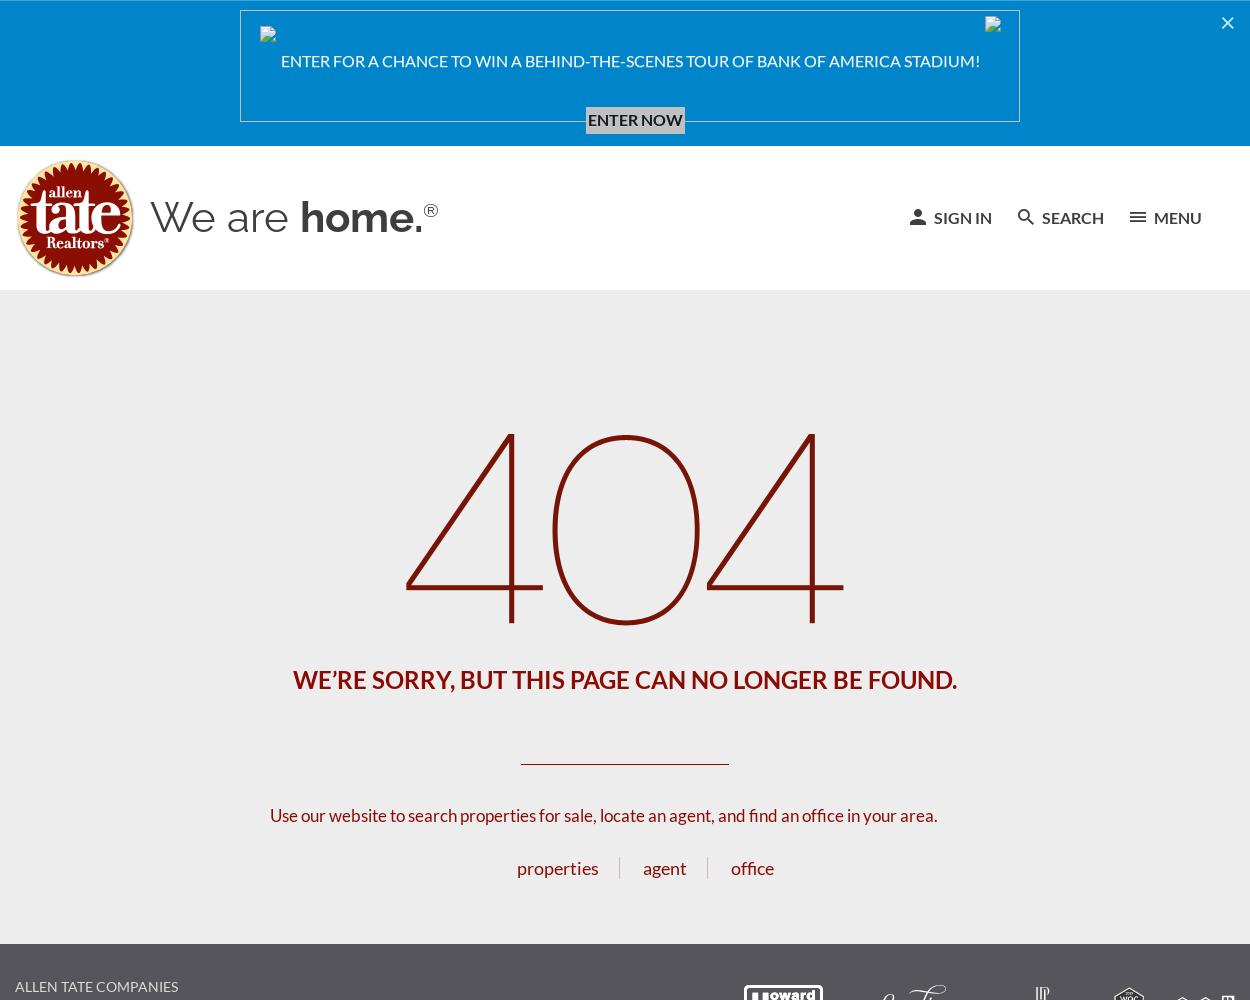 The image size is (1250, 1000). I want to click on 'Allen Tate Companies', so click(95, 985).